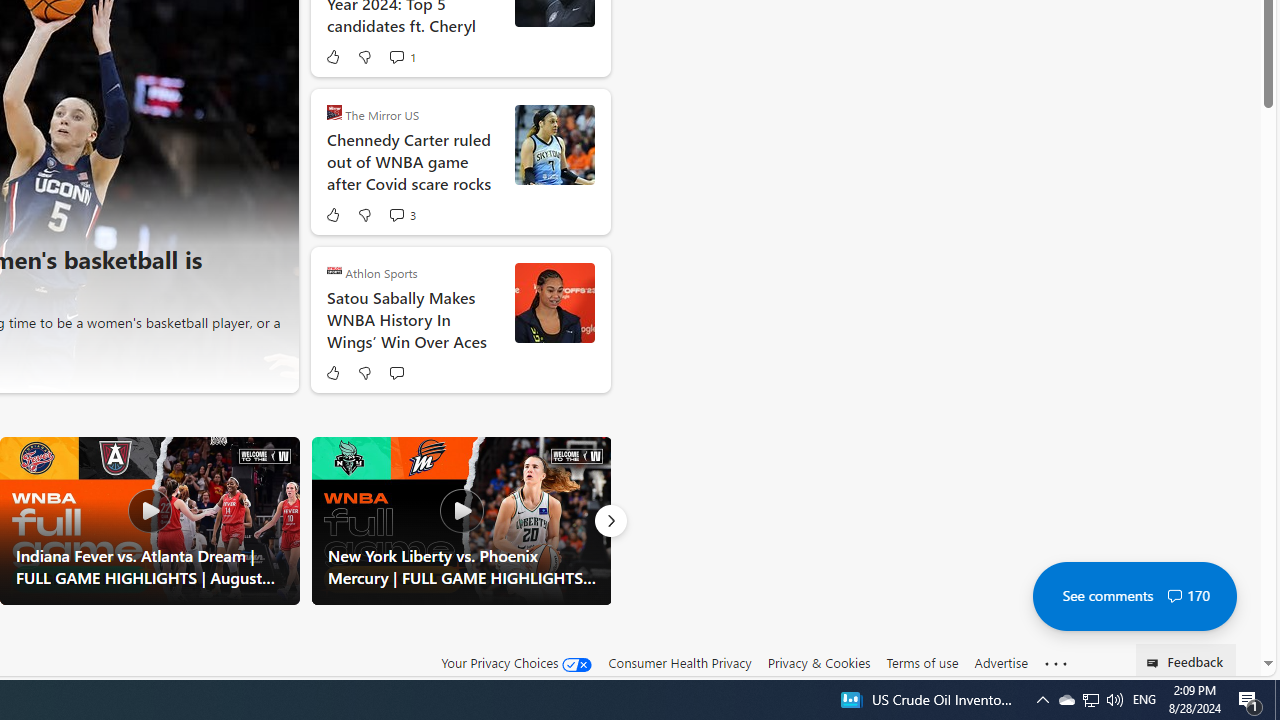  I want to click on 'Your Privacy Choices', so click(517, 662).